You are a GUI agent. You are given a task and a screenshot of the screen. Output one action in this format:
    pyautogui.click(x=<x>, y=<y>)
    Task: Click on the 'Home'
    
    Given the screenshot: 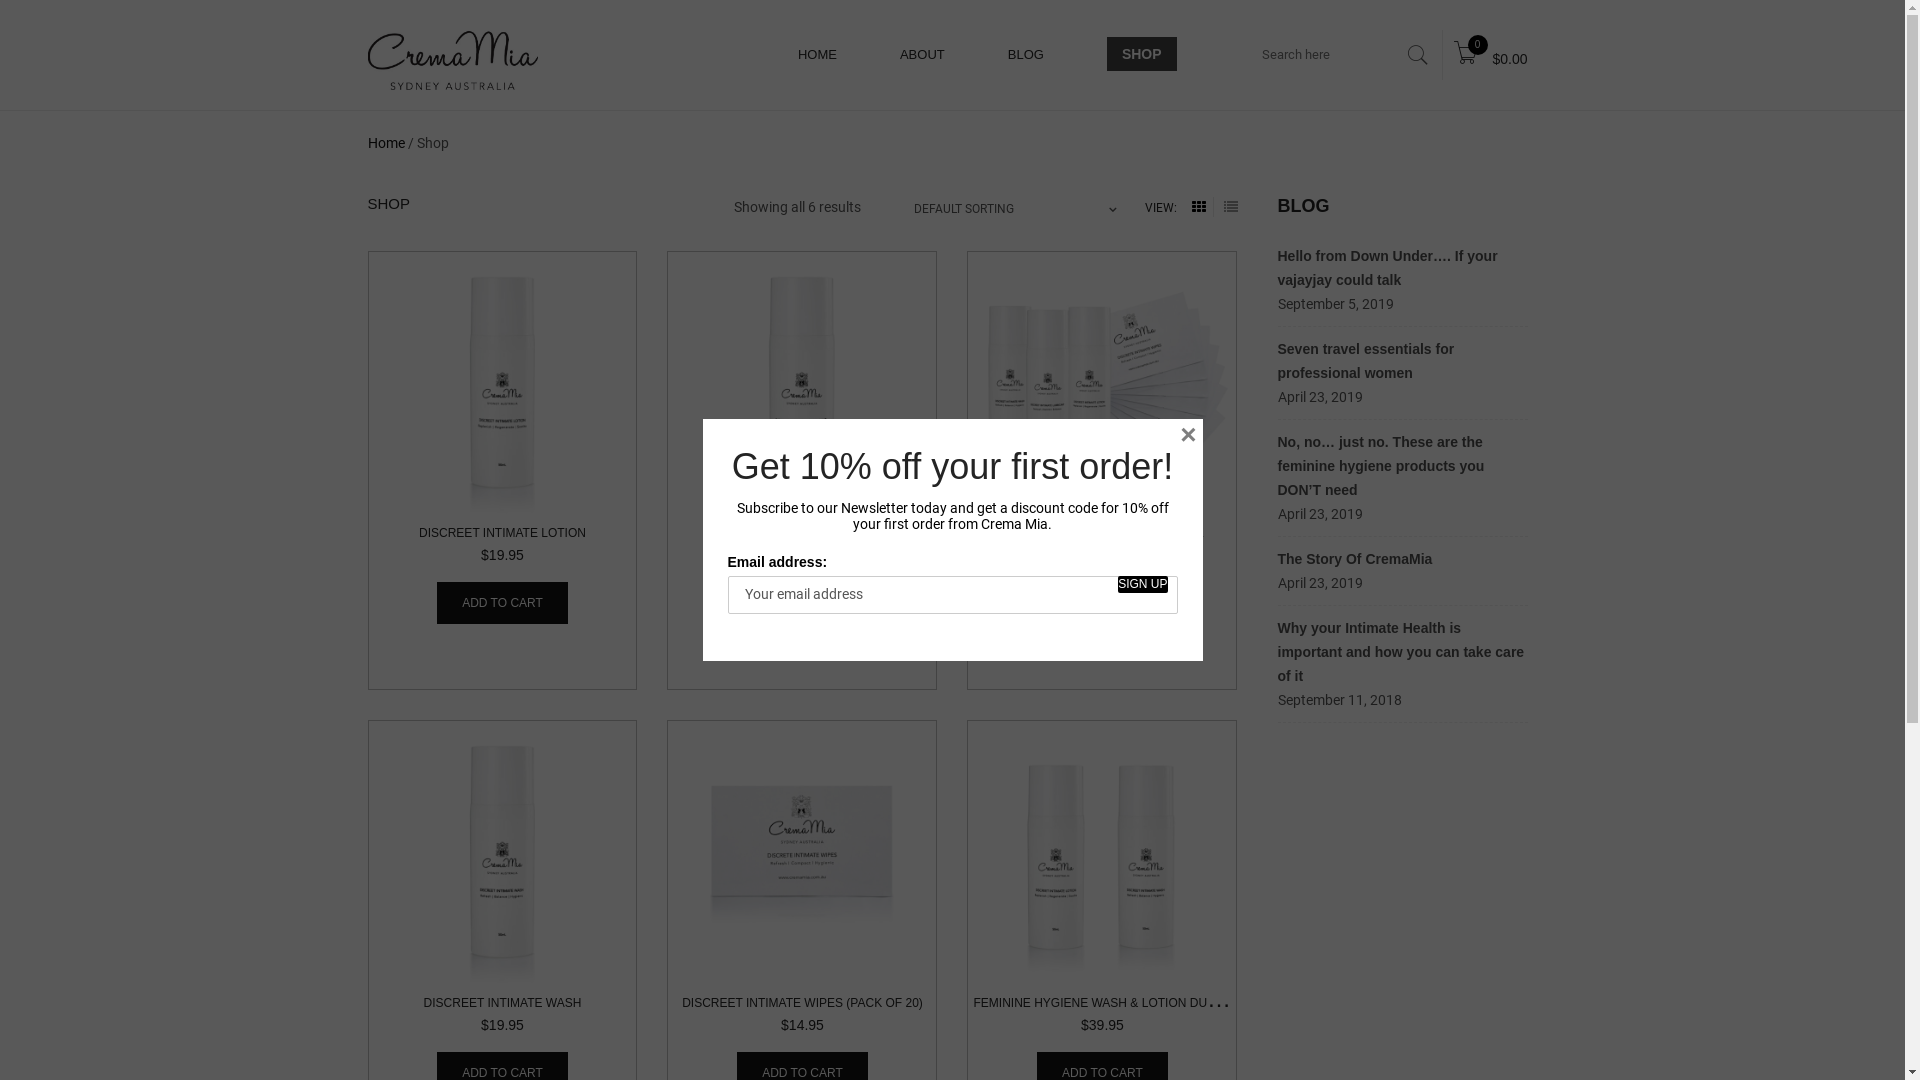 What is the action you would take?
    pyautogui.click(x=386, y=141)
    